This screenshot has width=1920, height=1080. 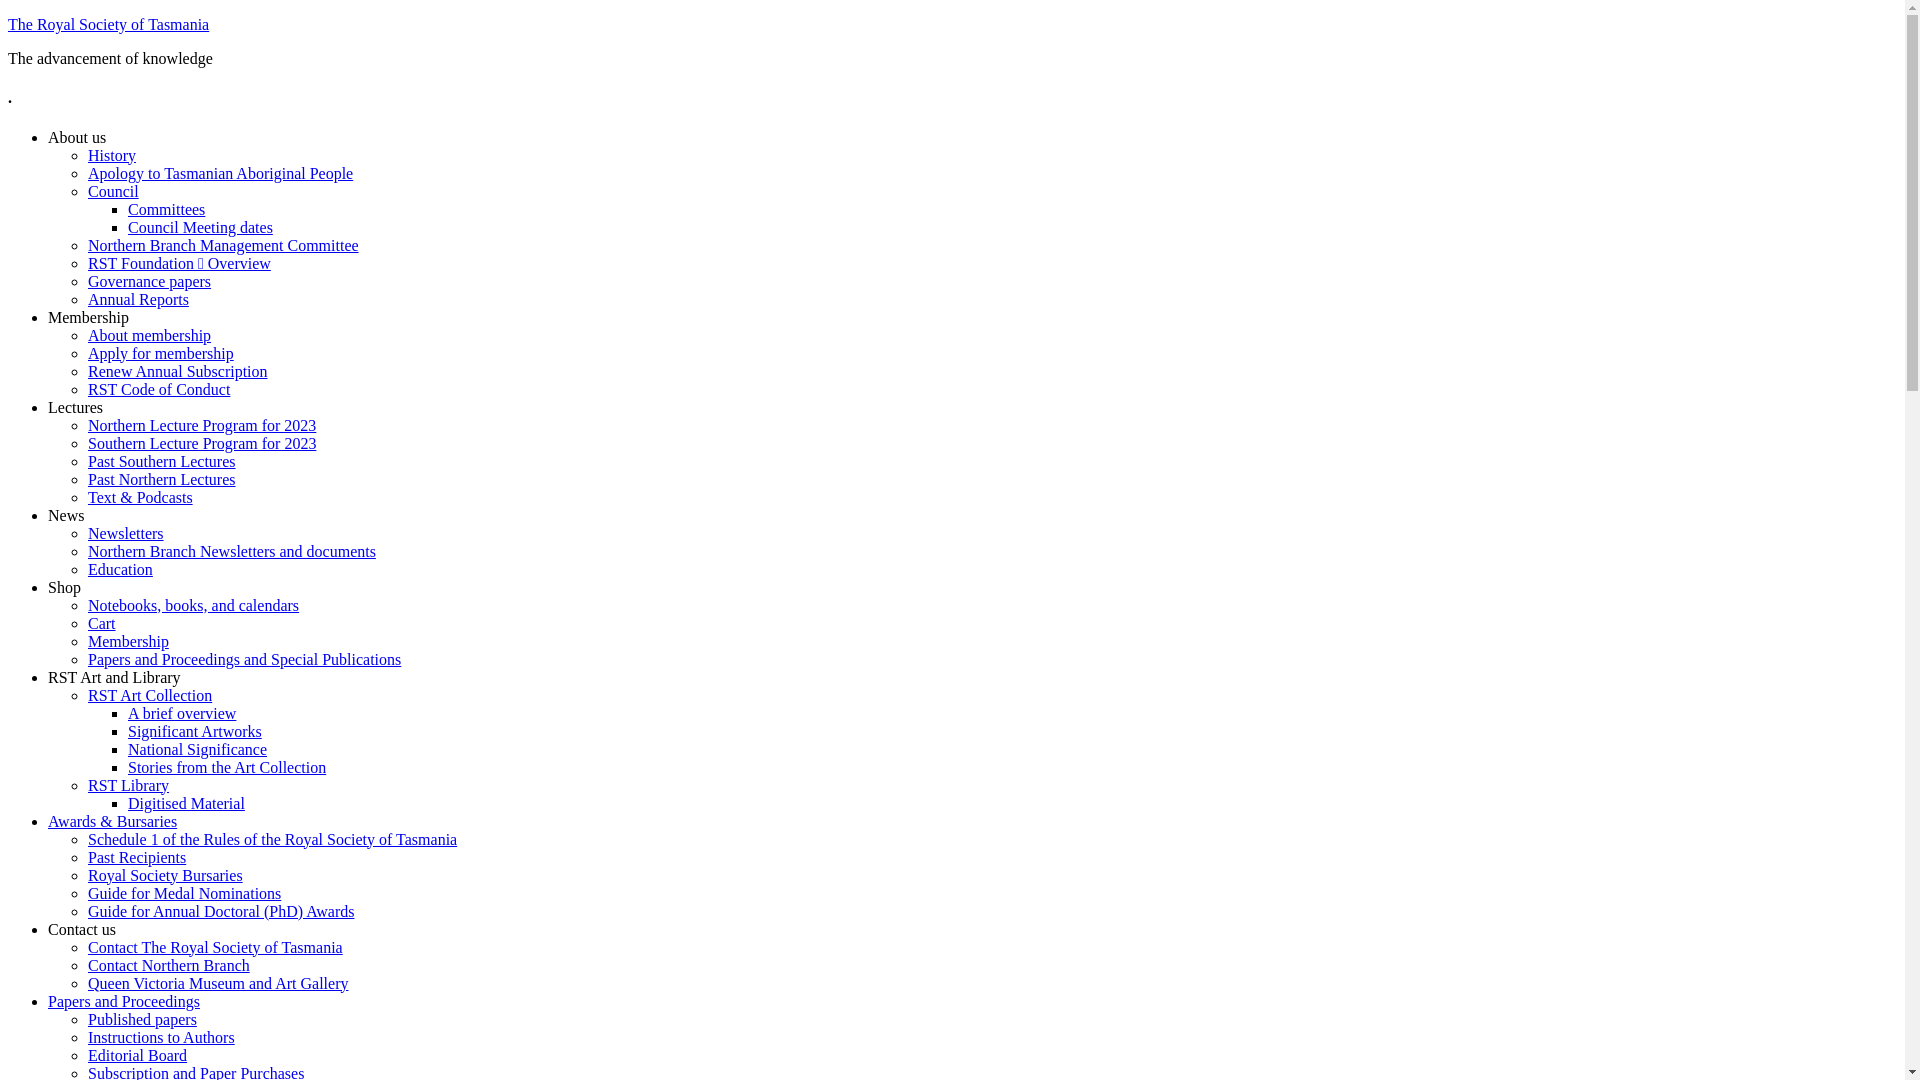 What do you see at coordinates (148, 334) in the screenshot?
I see `'About membership'` at bounding box center [148, 334].